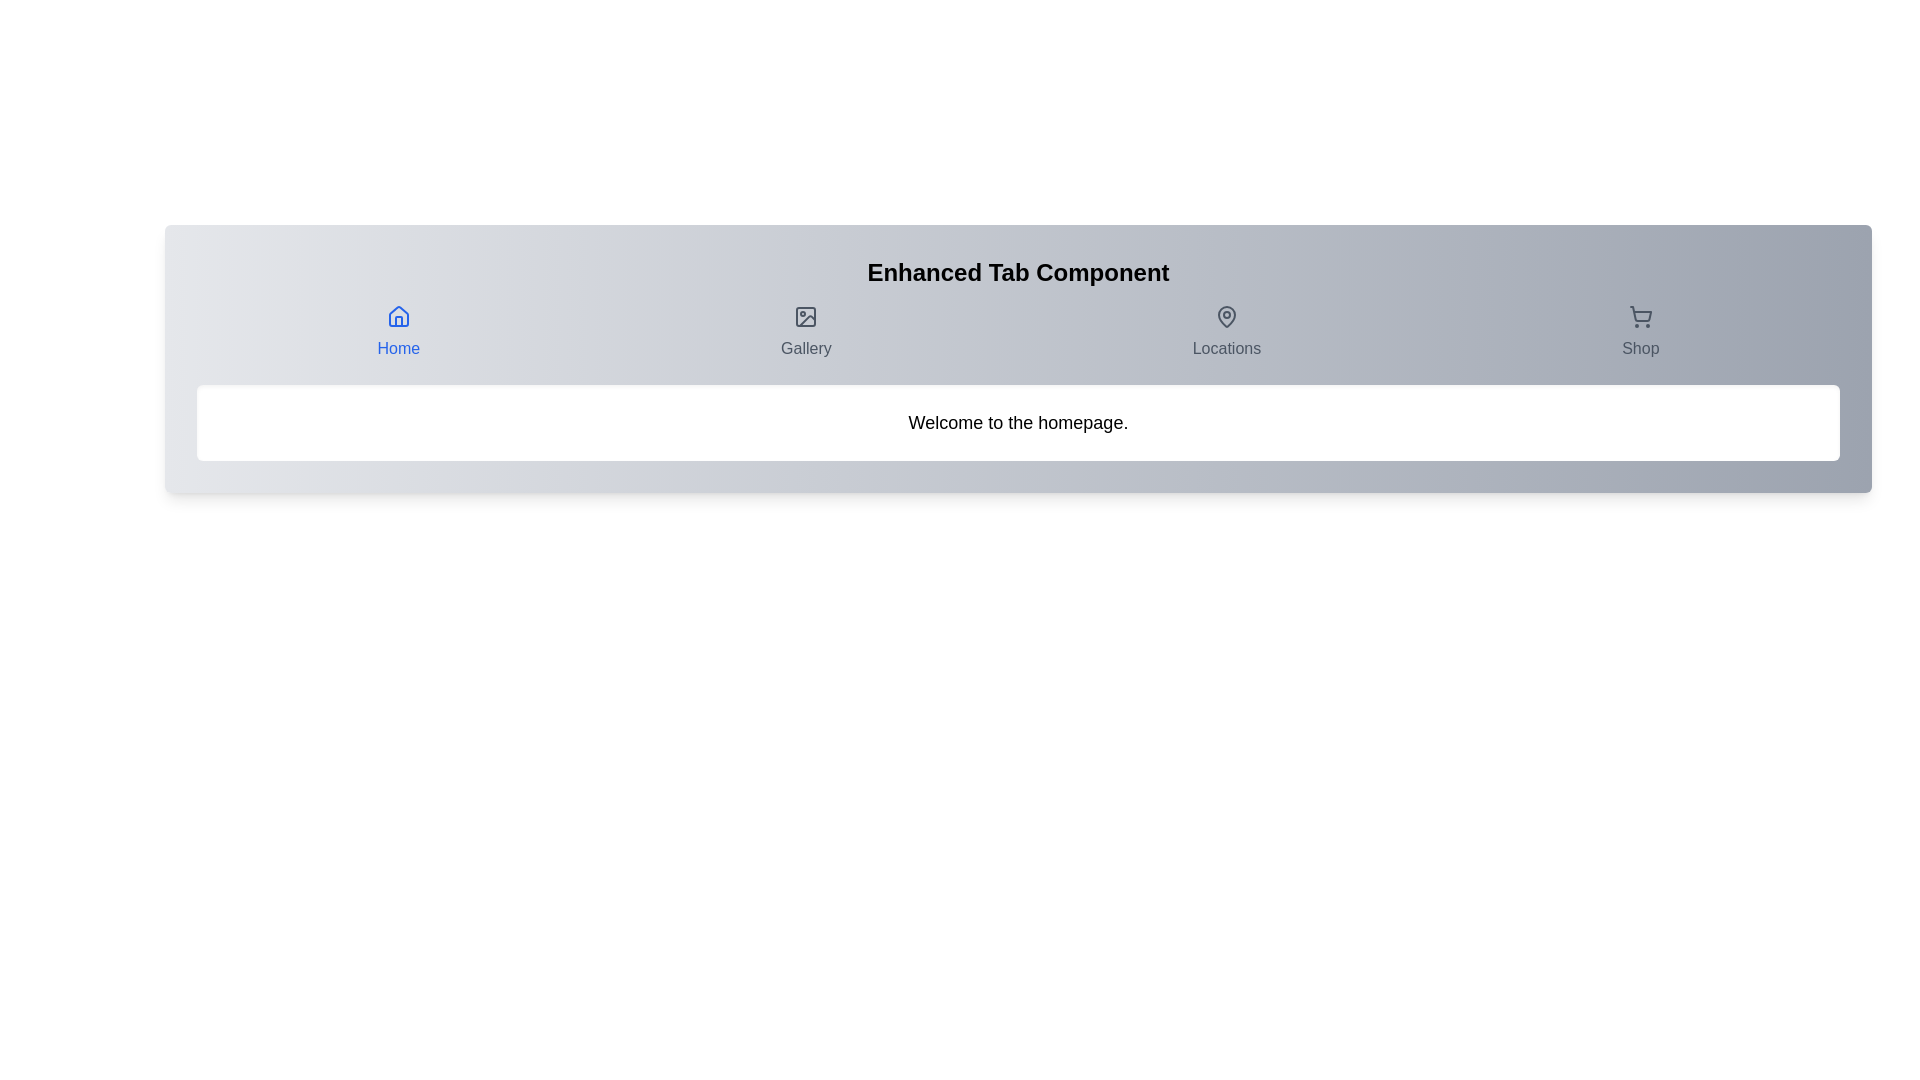 This screenshot has width=1920, height=1080. Describe the element at coordinates (1225, 315) in the screenshot. I see `the larger shape of the map pin icon located in the third tab labeled 'Locations' within the top-centered gray navigation bar` at that location.